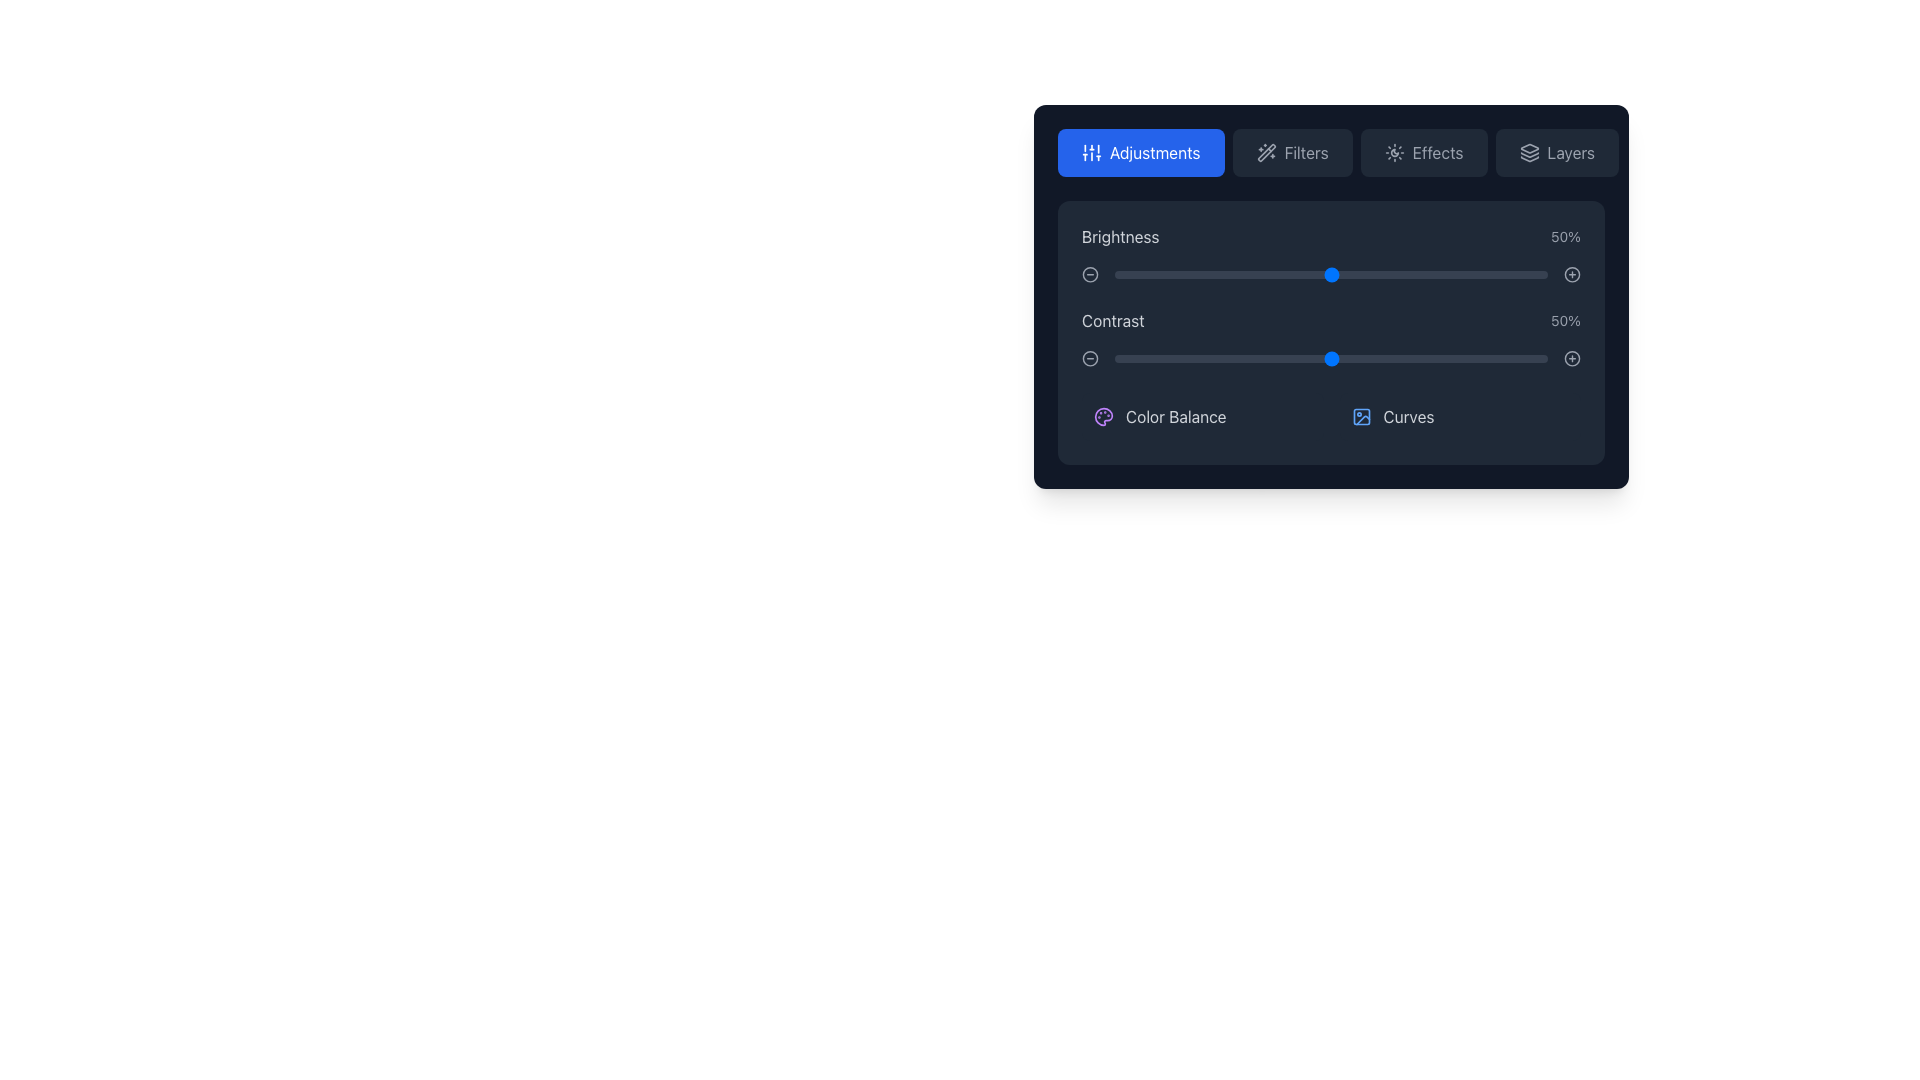 The height and width of the screenshot is (1080, 1920). I want to click on the contrast level, so click(1353, 357).